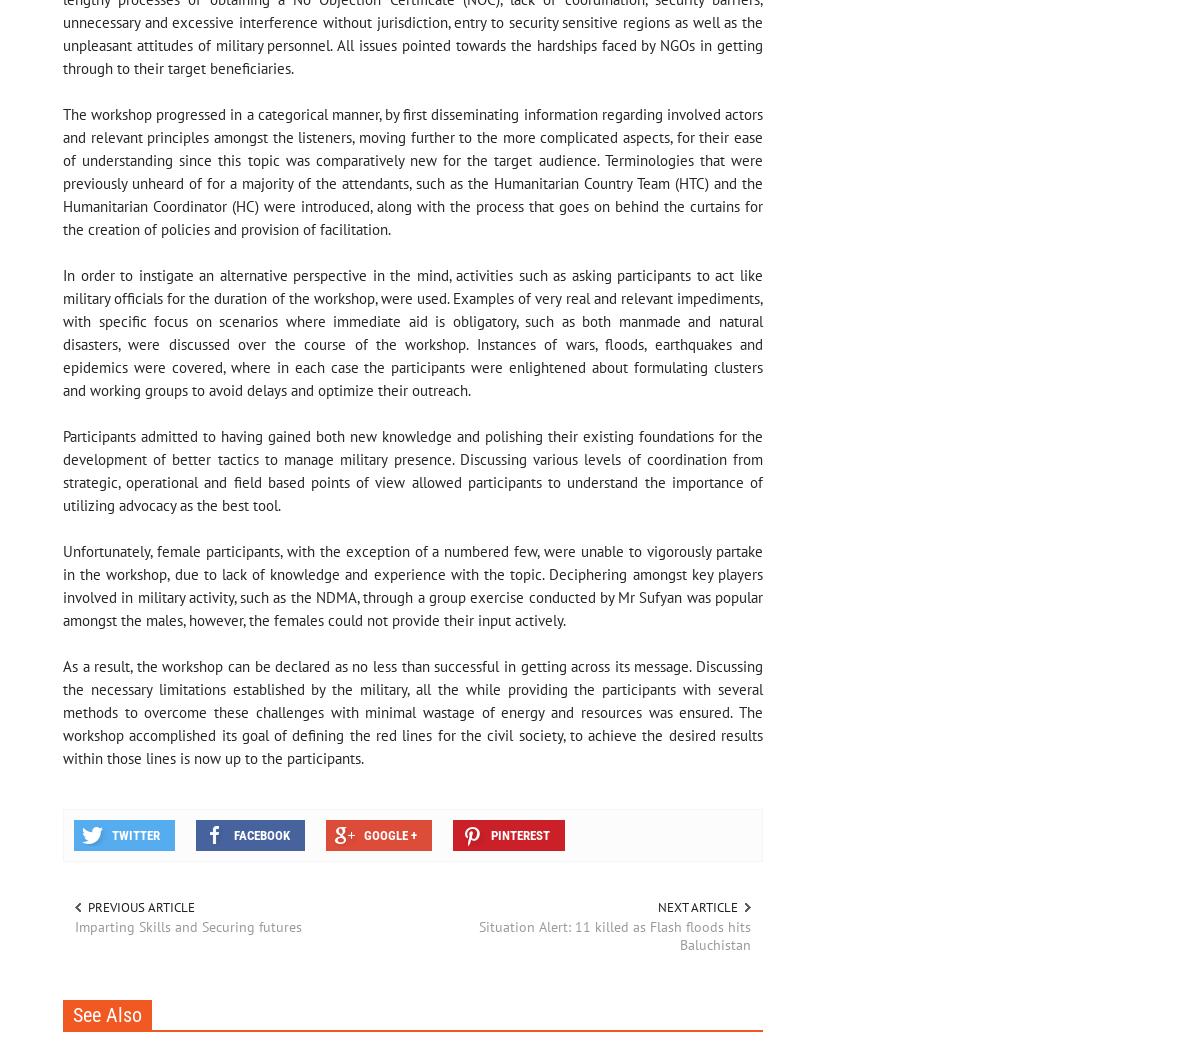  I want to click on 'The workshop progressed in a categorical manner, by first disseminating information regarding involved actors and relevant principles amongst the listeners, moving further to the more complicated aspects, for their ease of understanding since this topic was comparatively new for the target audience. Terminologies that were previously unheard of for a majority of the attendants, such as the Humanitarian Country Team (HTC) and the Humanitarian Coordinator (HC) were introduced, along with the process that goes on behind the curtains for the creation of policies and provision of facilitation.', so click(412, 171).